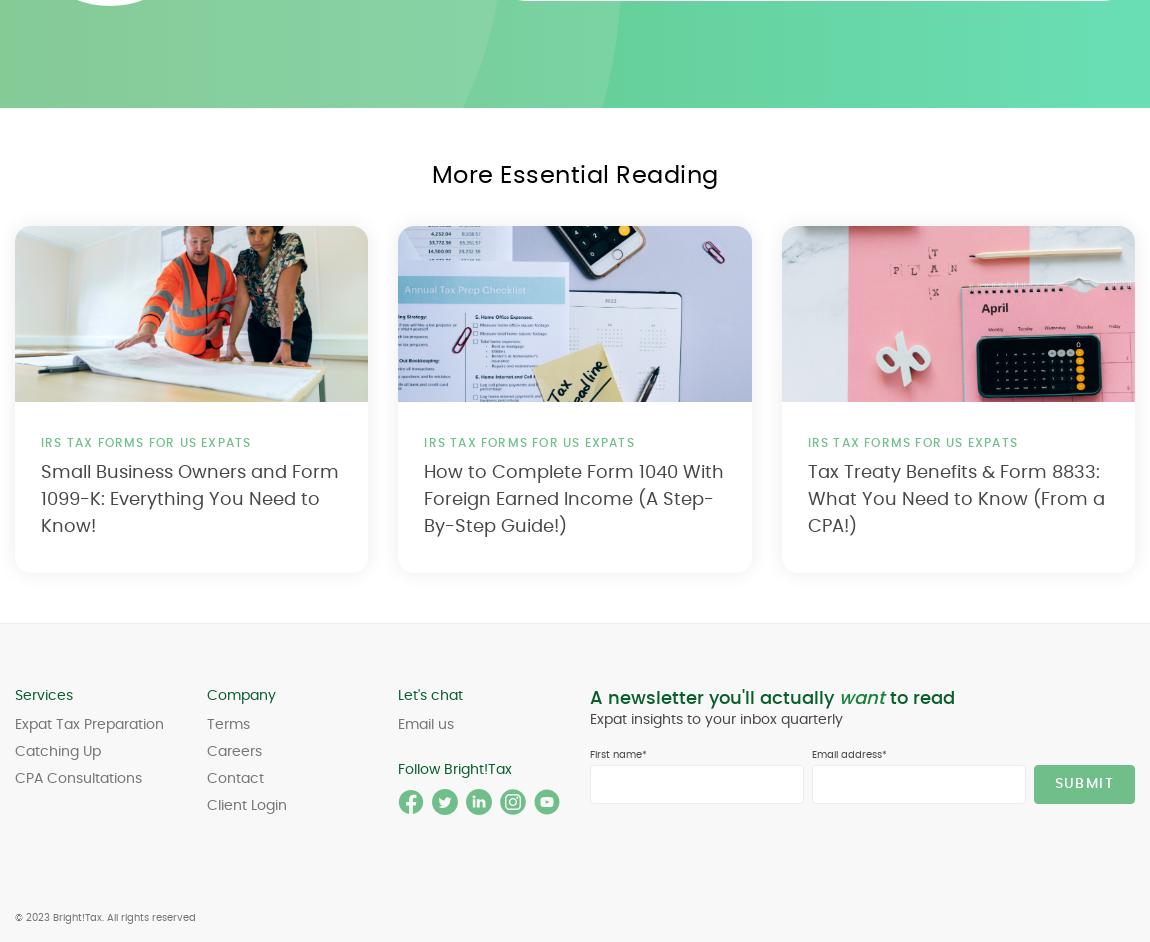 Image resolution: width=1150 pixels, height=942 pixels. Describe the element at coordinates (233, 779) in the screenshot. I see `'Contact'` at that location.